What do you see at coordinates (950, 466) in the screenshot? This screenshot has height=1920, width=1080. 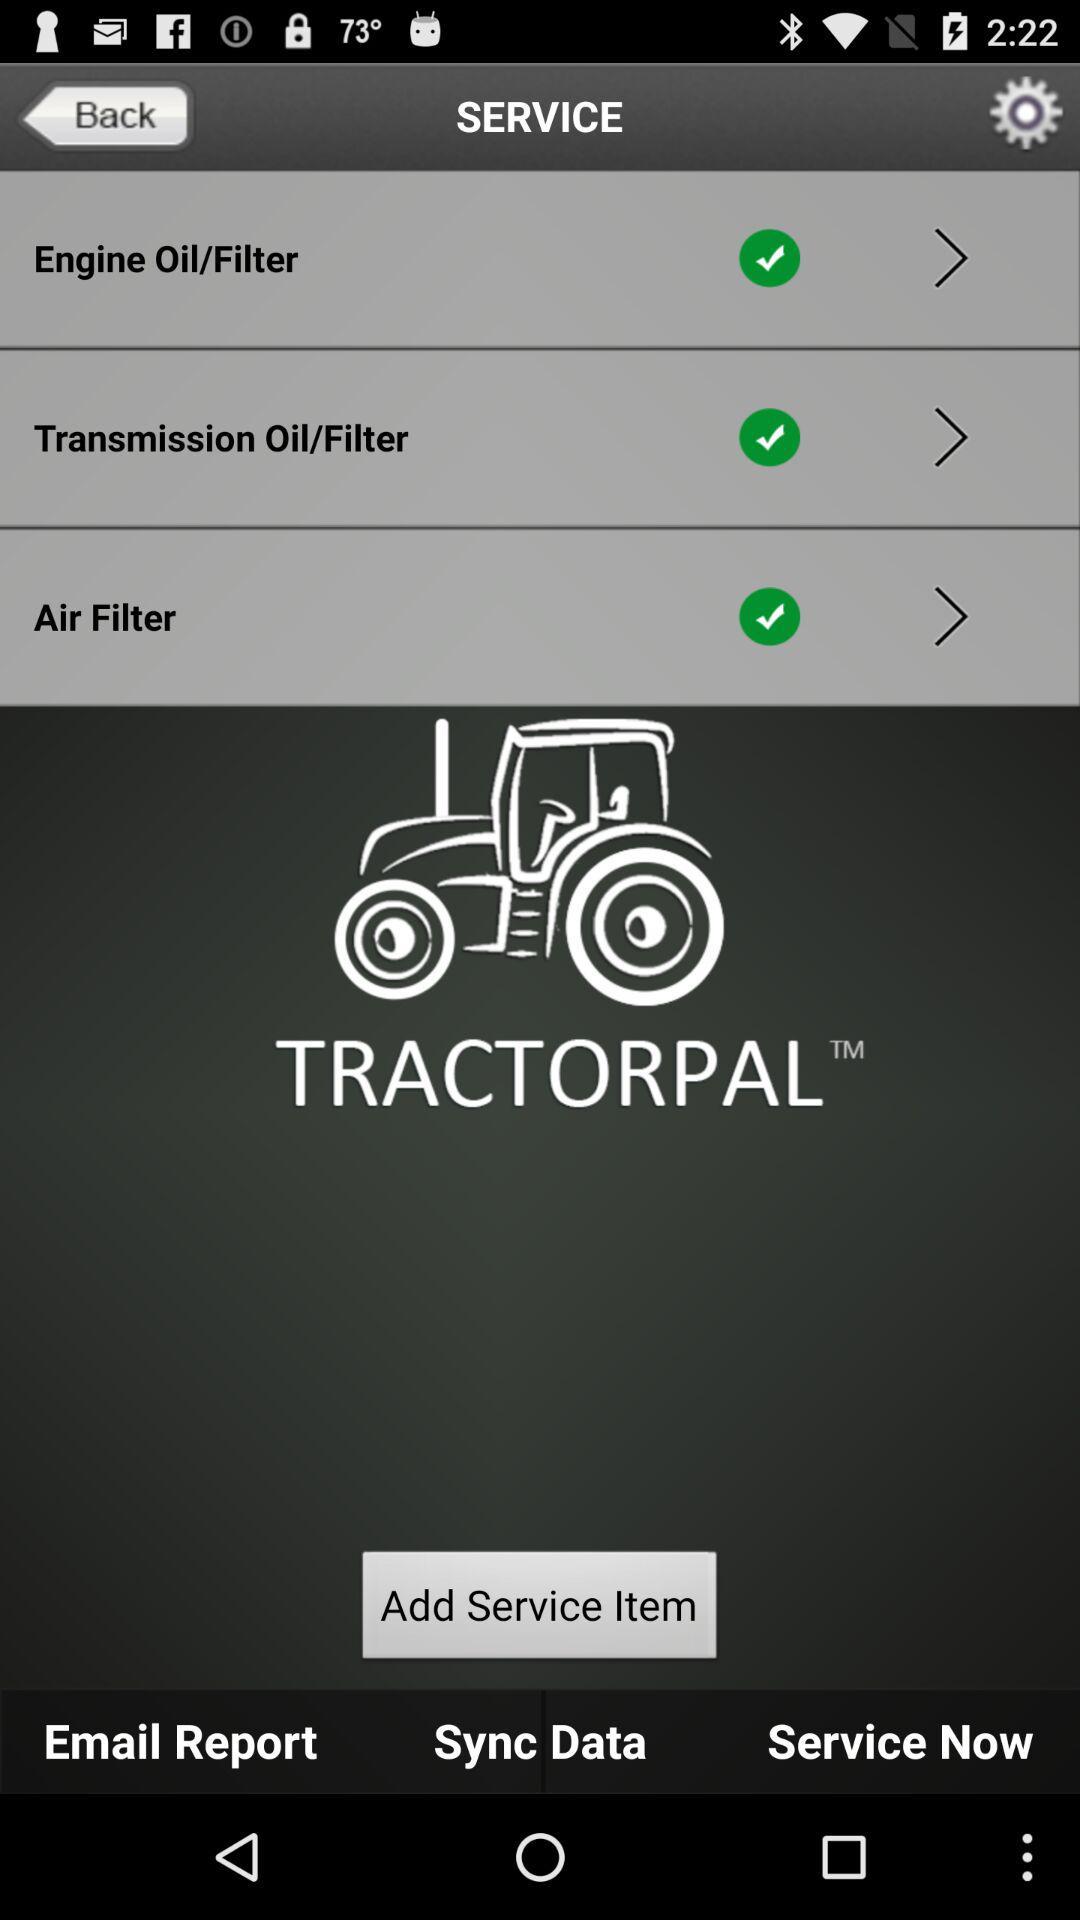 I see `the play icon` at bounding box center [950, 466].